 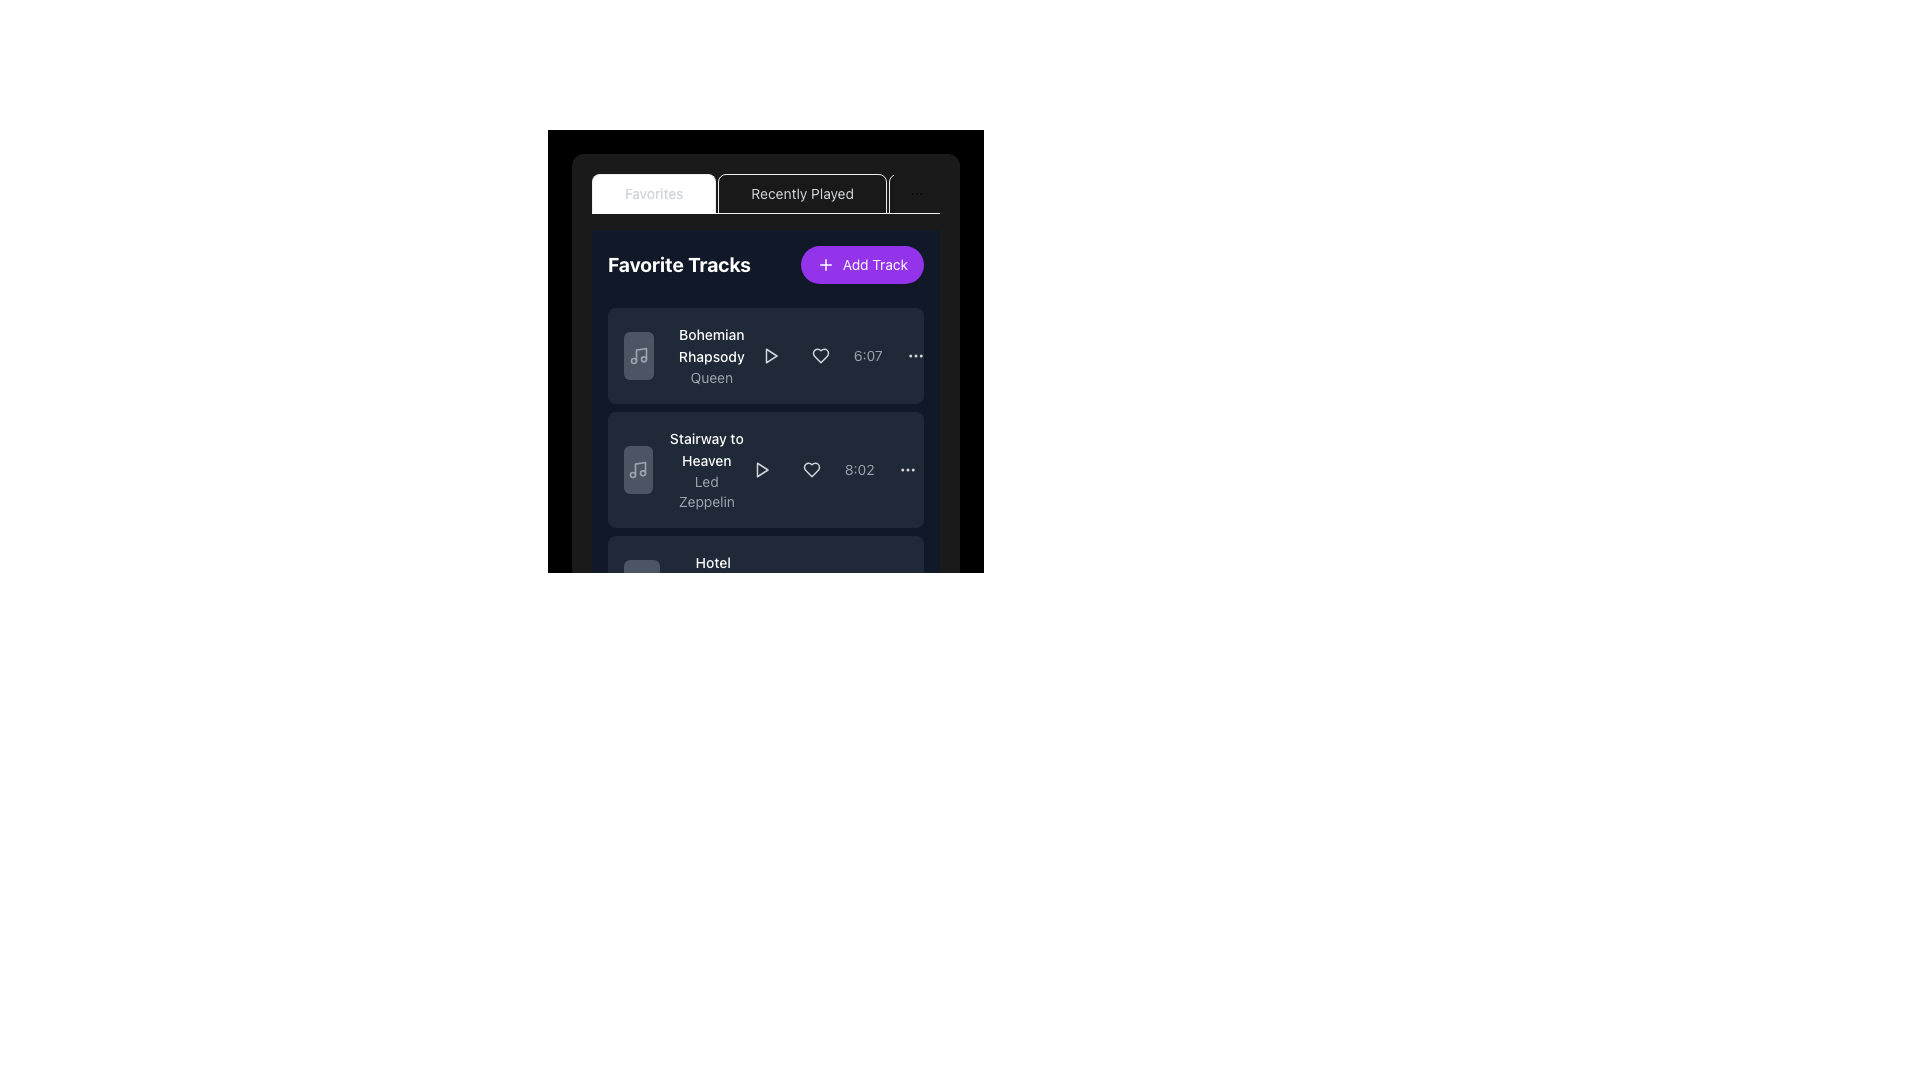 I want to click on the small play icon button styled as a triangular play symbol within a circular button, located next to the text 'Bohemian Rhapsody' and above the duration '6:07' to play the track, so click(x=769, y=354).